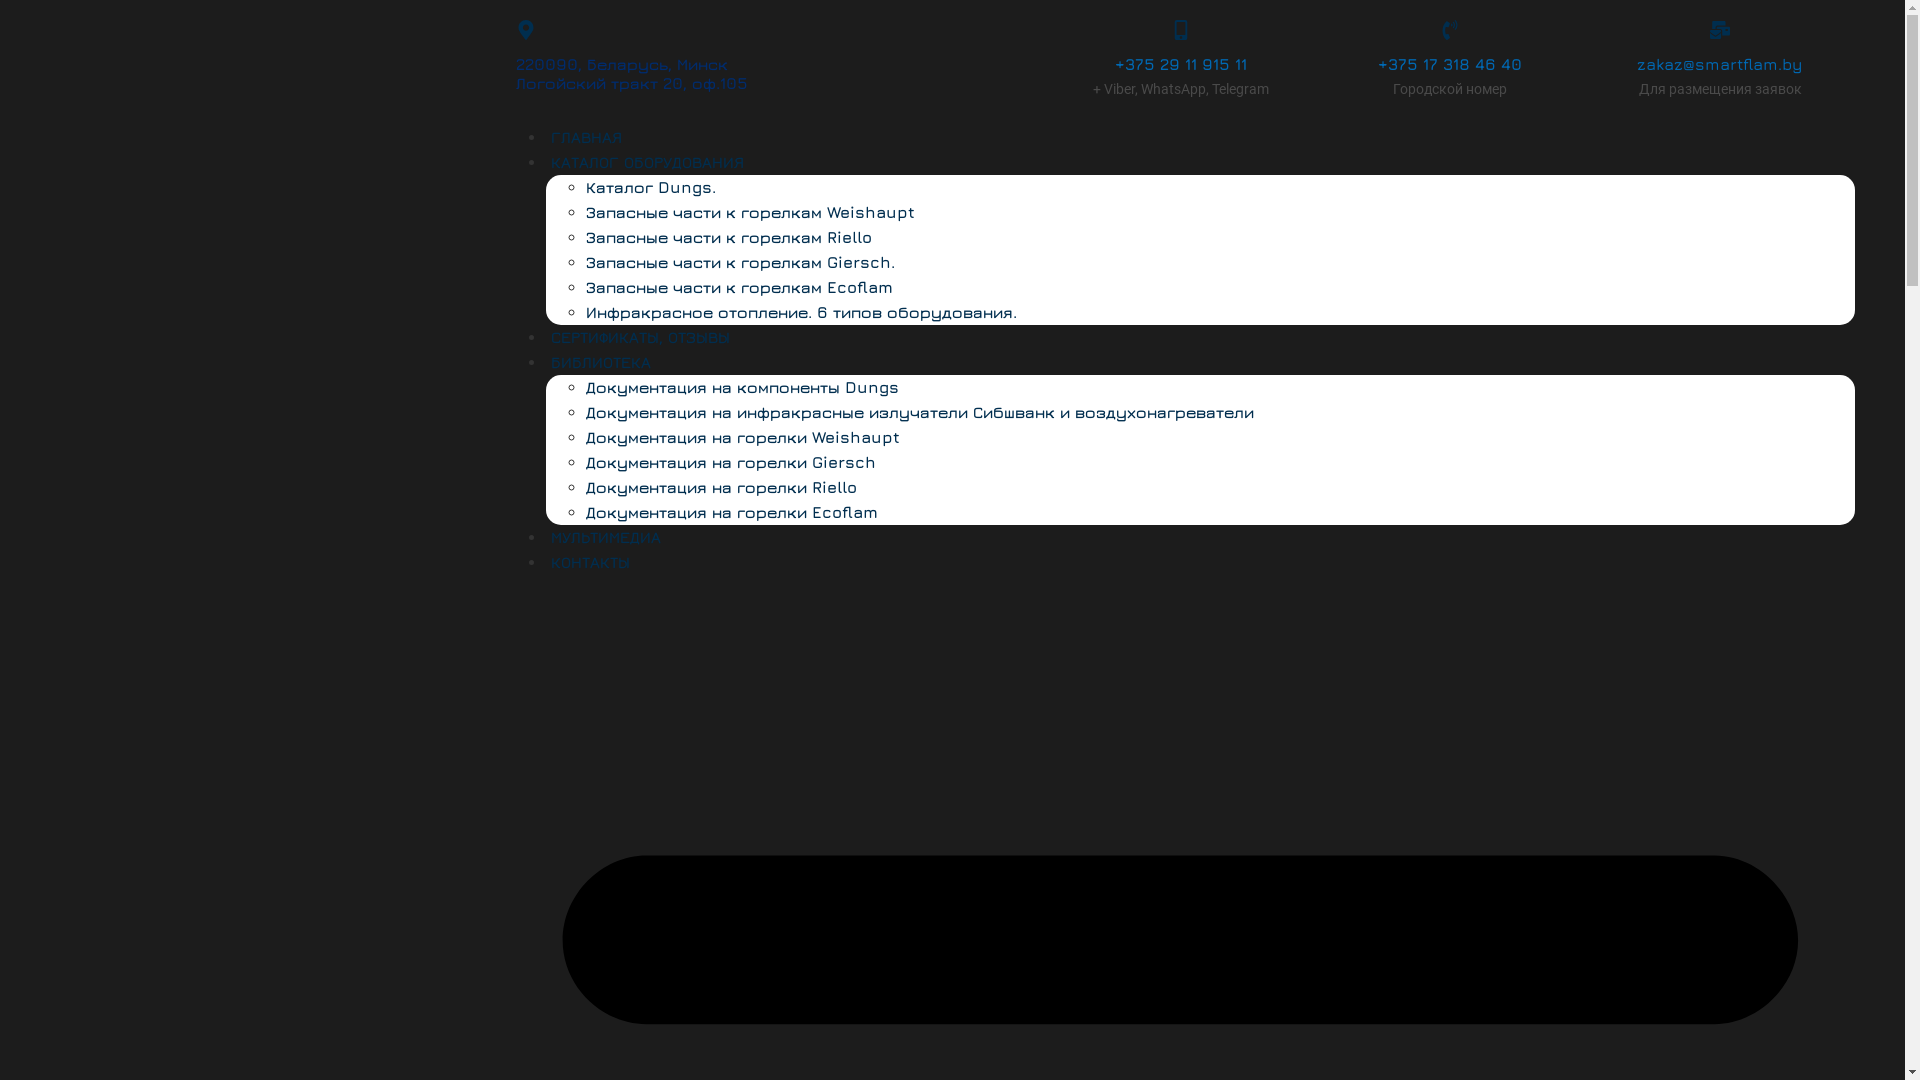 The width and height of the screenshot is (1920, 1080). Describe the element at coordinates (1718, 63) in the screenshot. I see `'zakaz@smartflam.by'` at that location.